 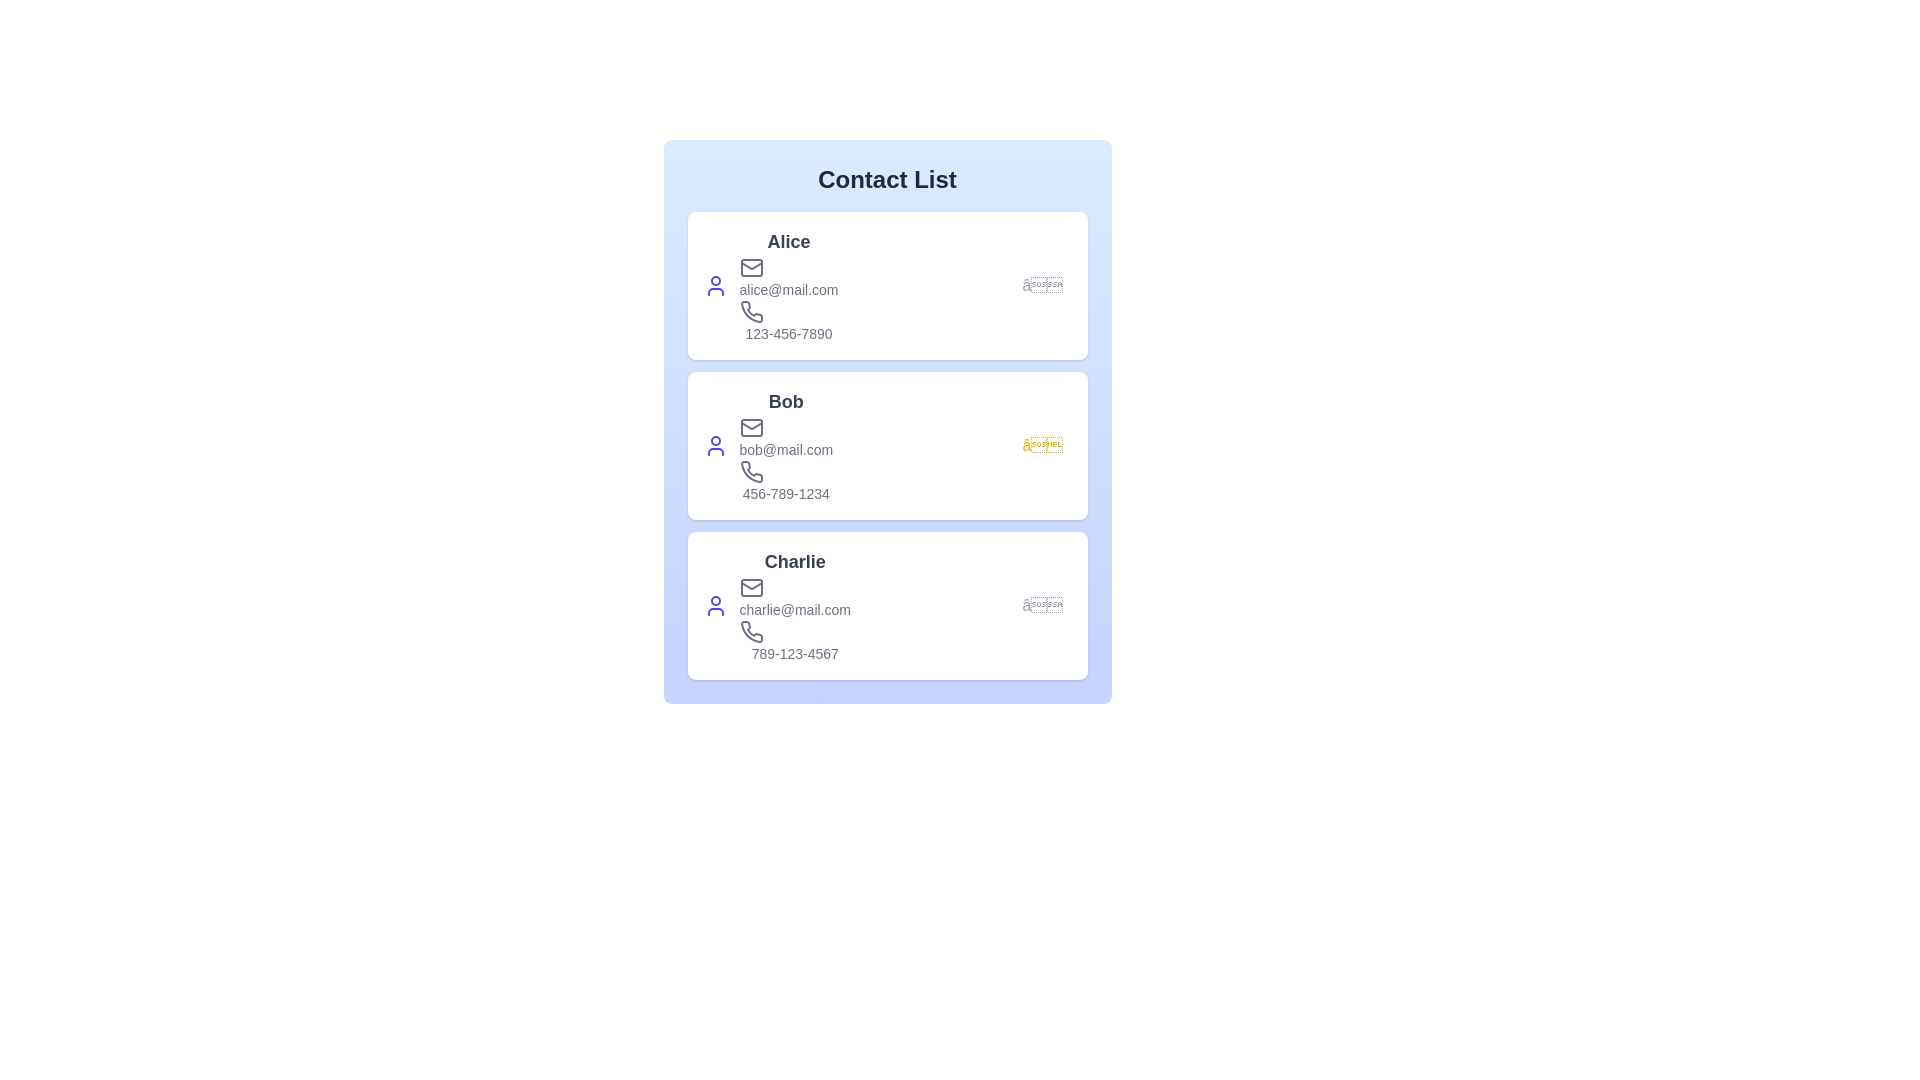 I want to click on the phone icon for the contact Alice, so click(x=750, y=312).